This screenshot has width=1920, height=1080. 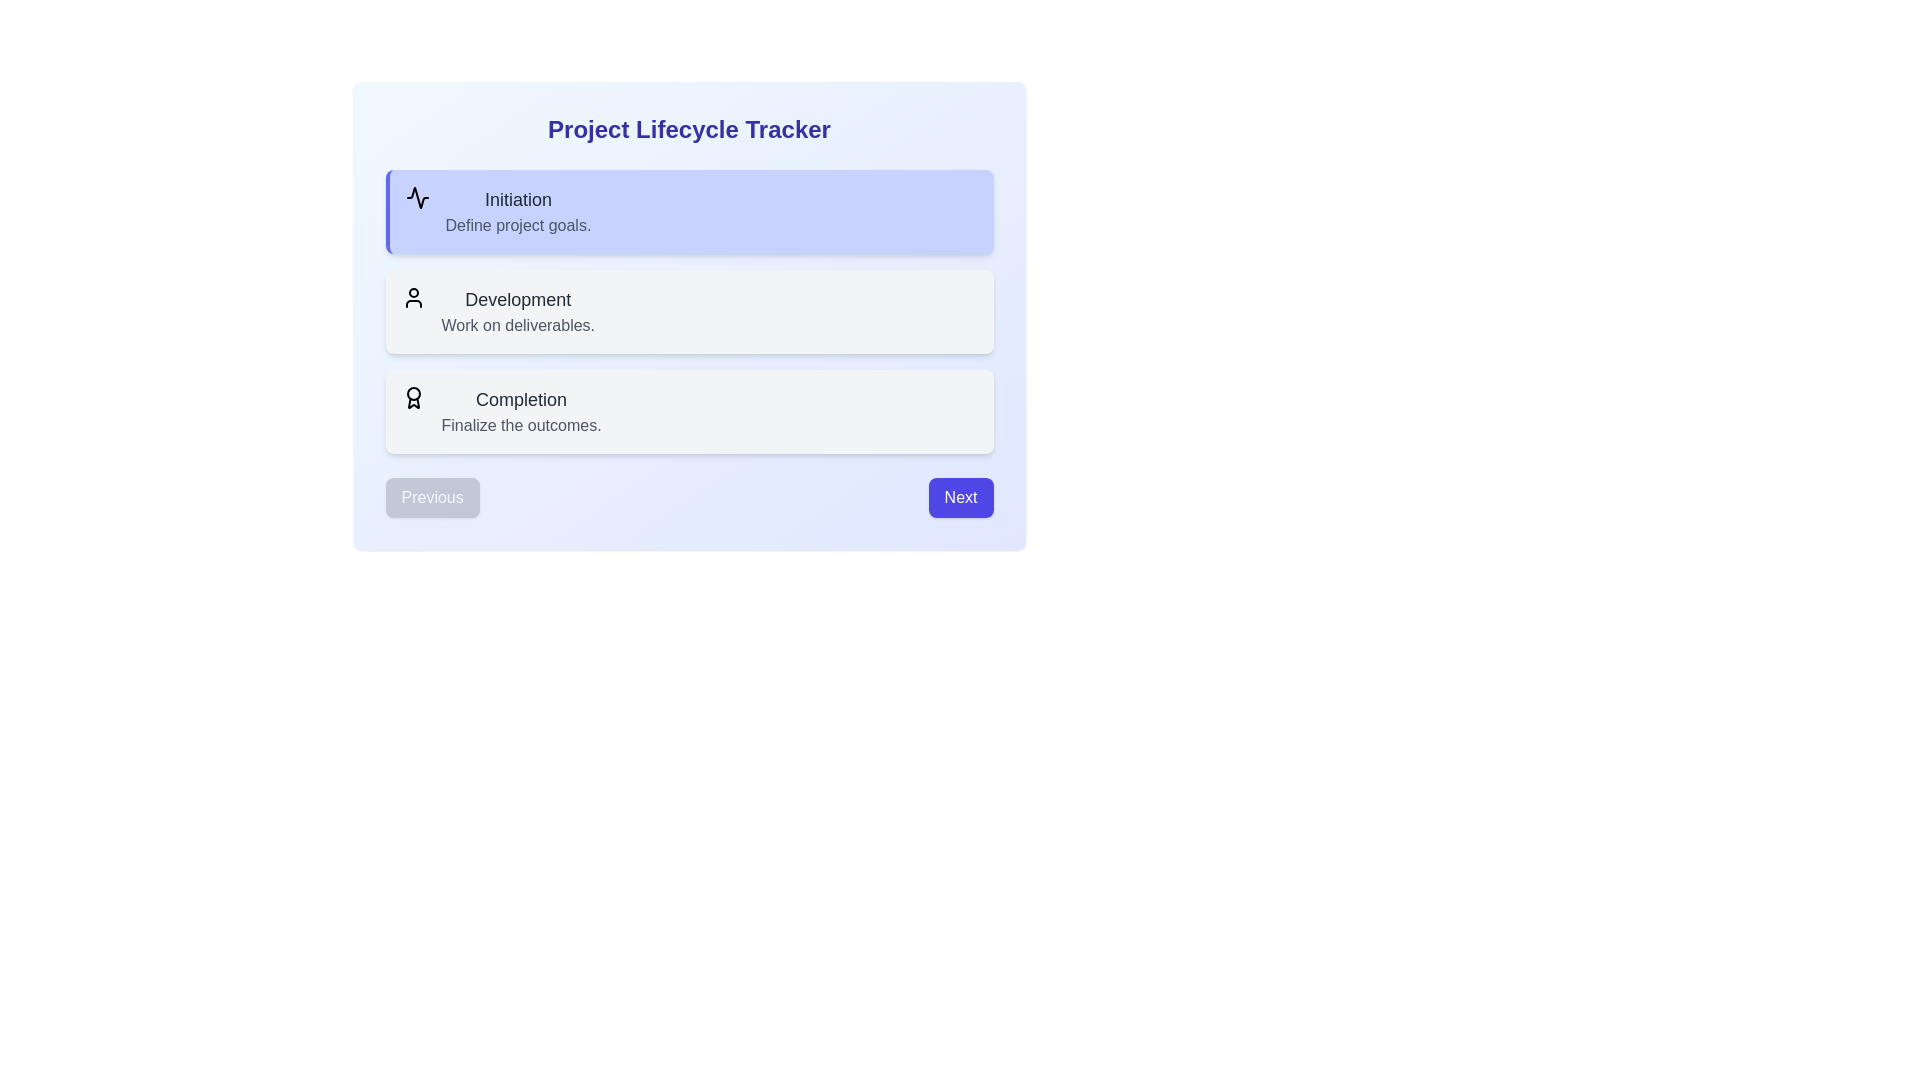 I want to click on text from the label located in the 'Development' section, positioned below the 'Development' title and above the 'Completion' section, so click(x=518, y=325).